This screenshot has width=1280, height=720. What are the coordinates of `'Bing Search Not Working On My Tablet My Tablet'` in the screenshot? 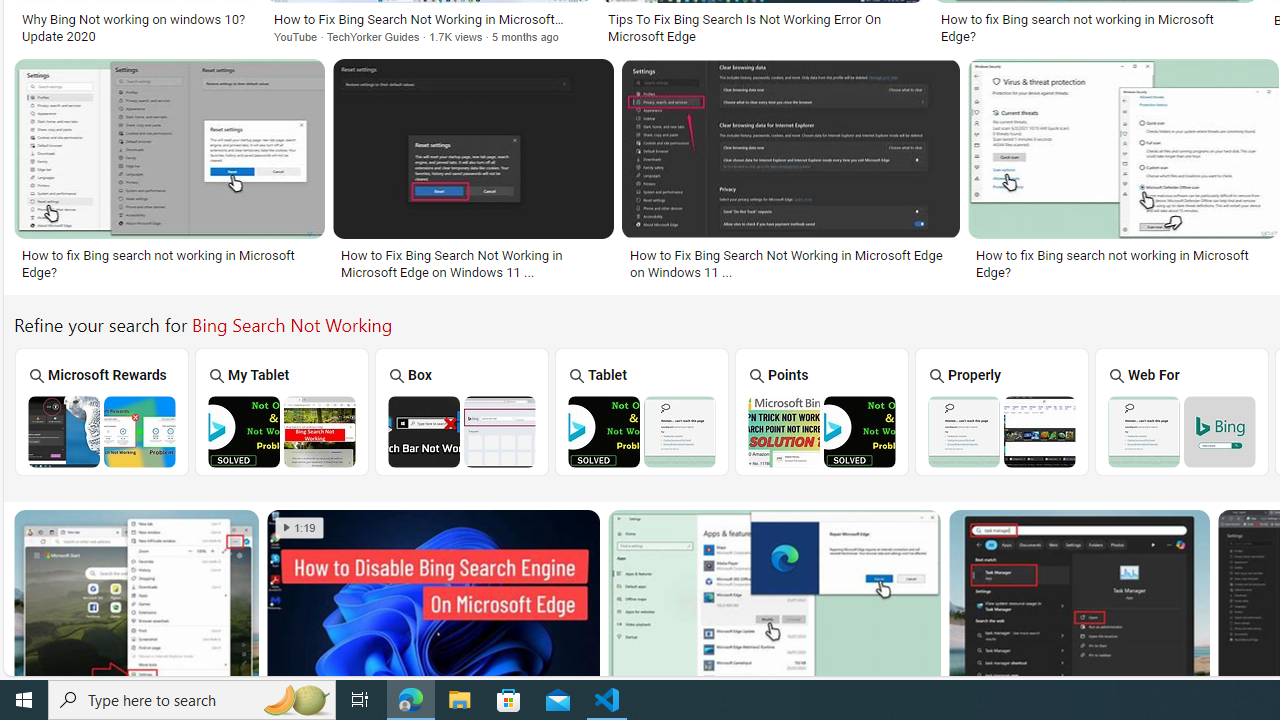 It's located at (281, 410).